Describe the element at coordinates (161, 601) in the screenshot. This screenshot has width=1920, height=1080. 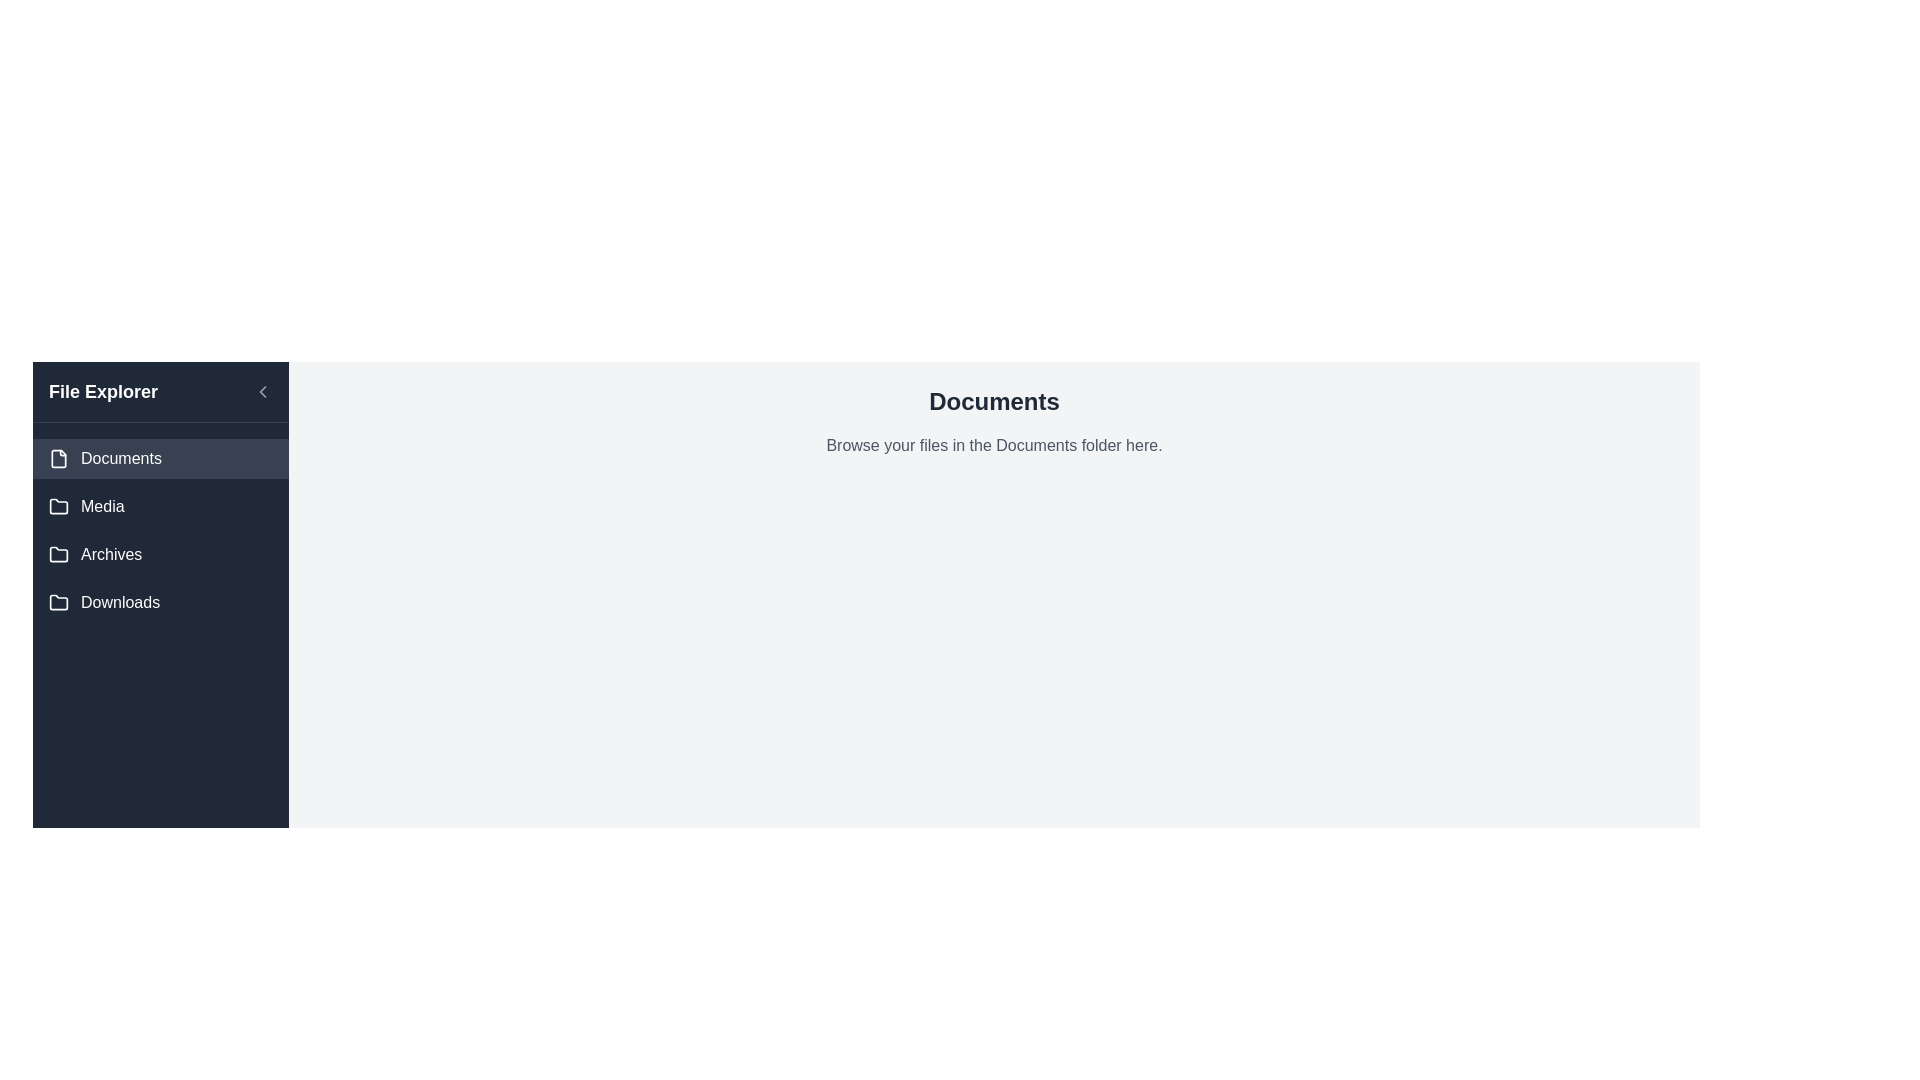
I see `the fourth menu item in the left sidebar that represents the 'Downloads' directory` at that location.